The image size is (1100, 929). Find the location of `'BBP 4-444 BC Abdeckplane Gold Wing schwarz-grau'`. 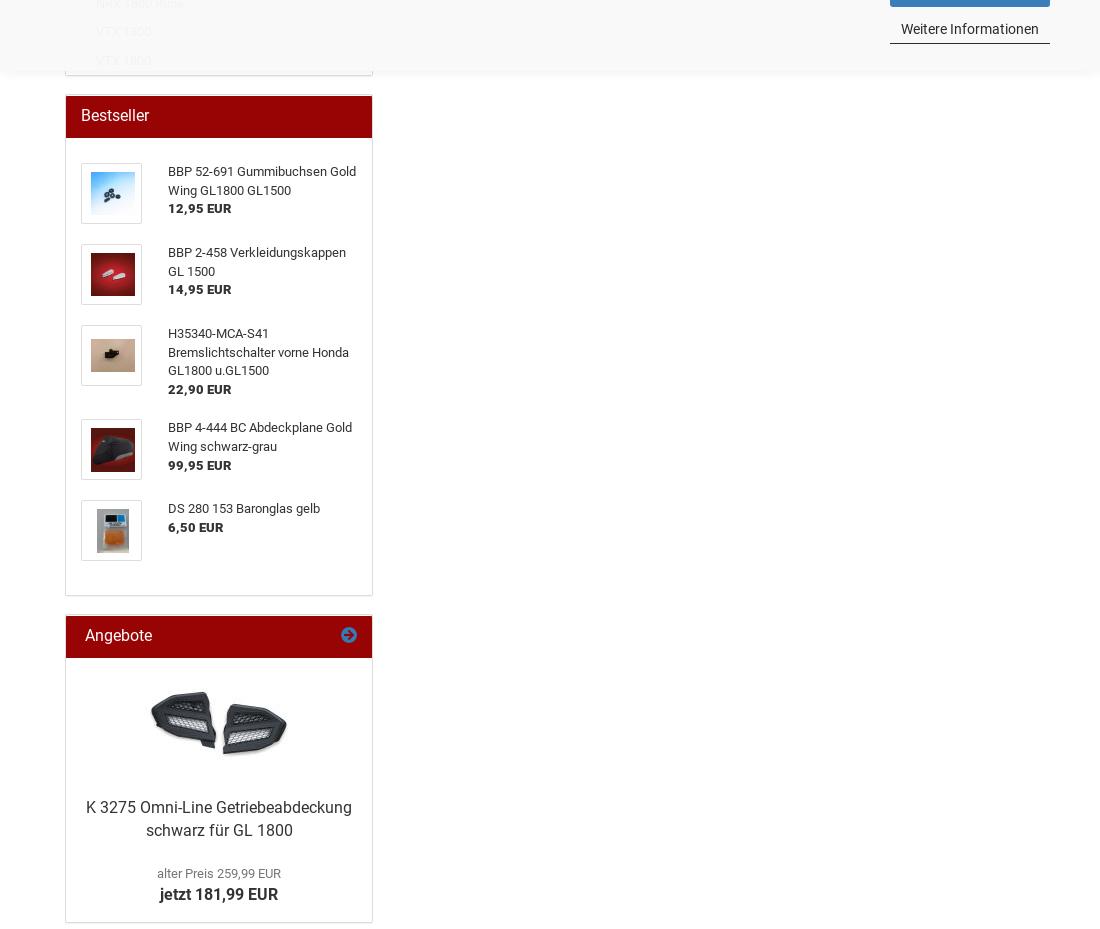

'BBP 4-444 BC Abdeckplane Gold Wing schwarz-grau' is located at coordinates (260, 435).